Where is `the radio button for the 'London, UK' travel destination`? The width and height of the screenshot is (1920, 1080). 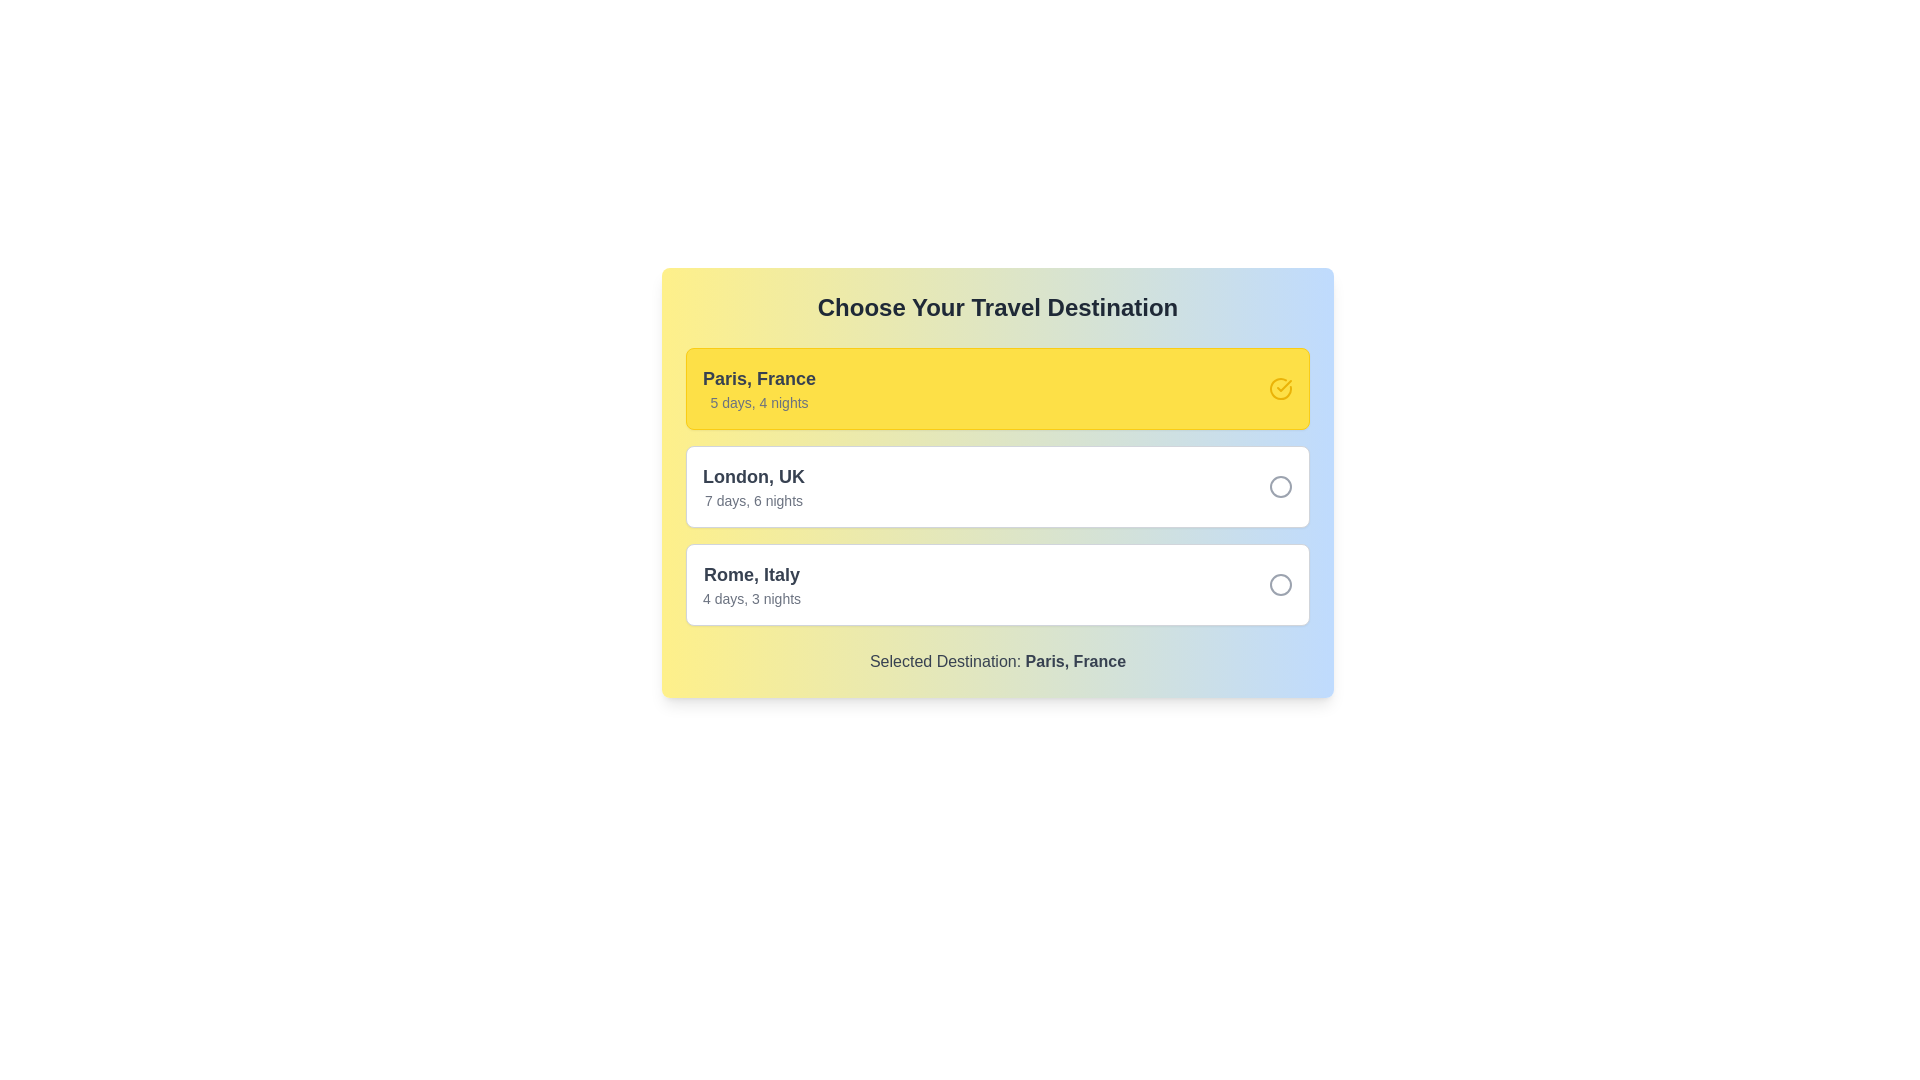
the radio button for the 'London, UK' travel destination is located at coordinates (1281, 486).